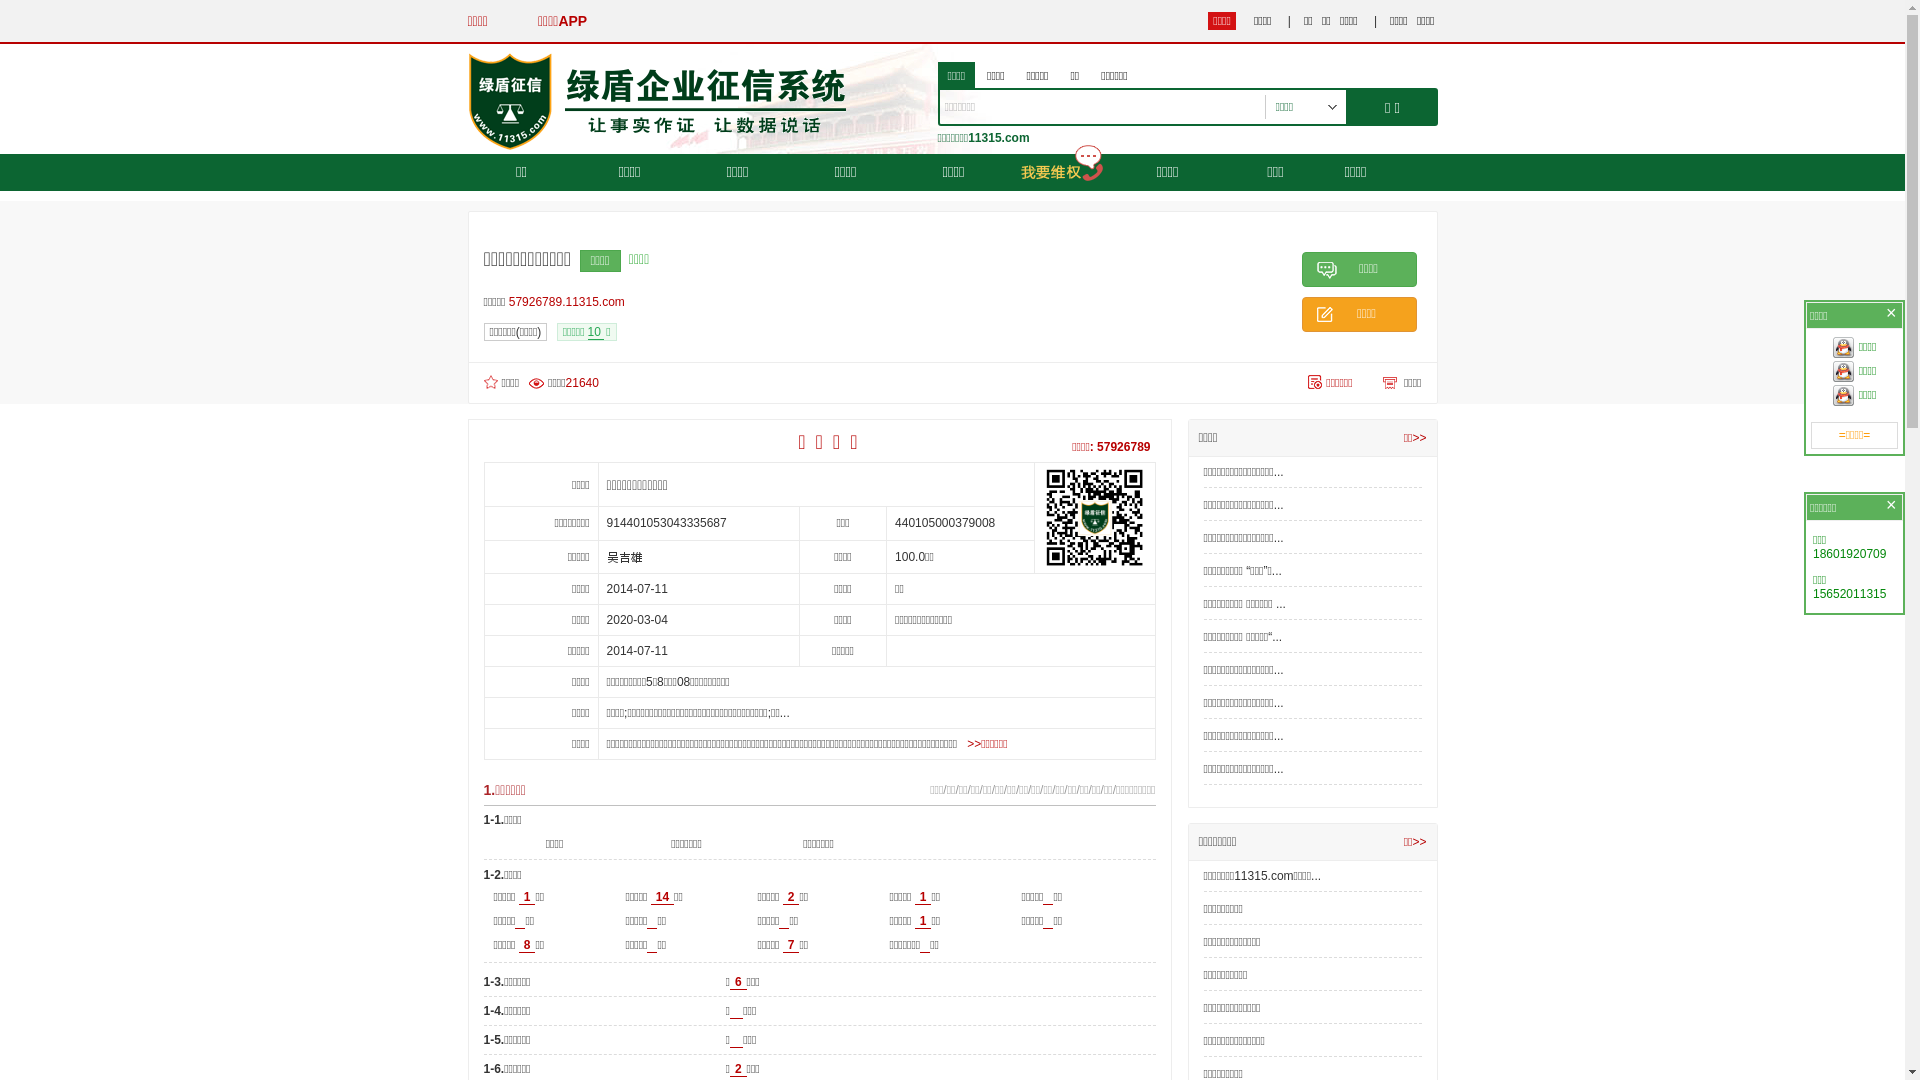  Describe the element at coordinates (737, 981) in the screenshot. I see `'6'` at that location.